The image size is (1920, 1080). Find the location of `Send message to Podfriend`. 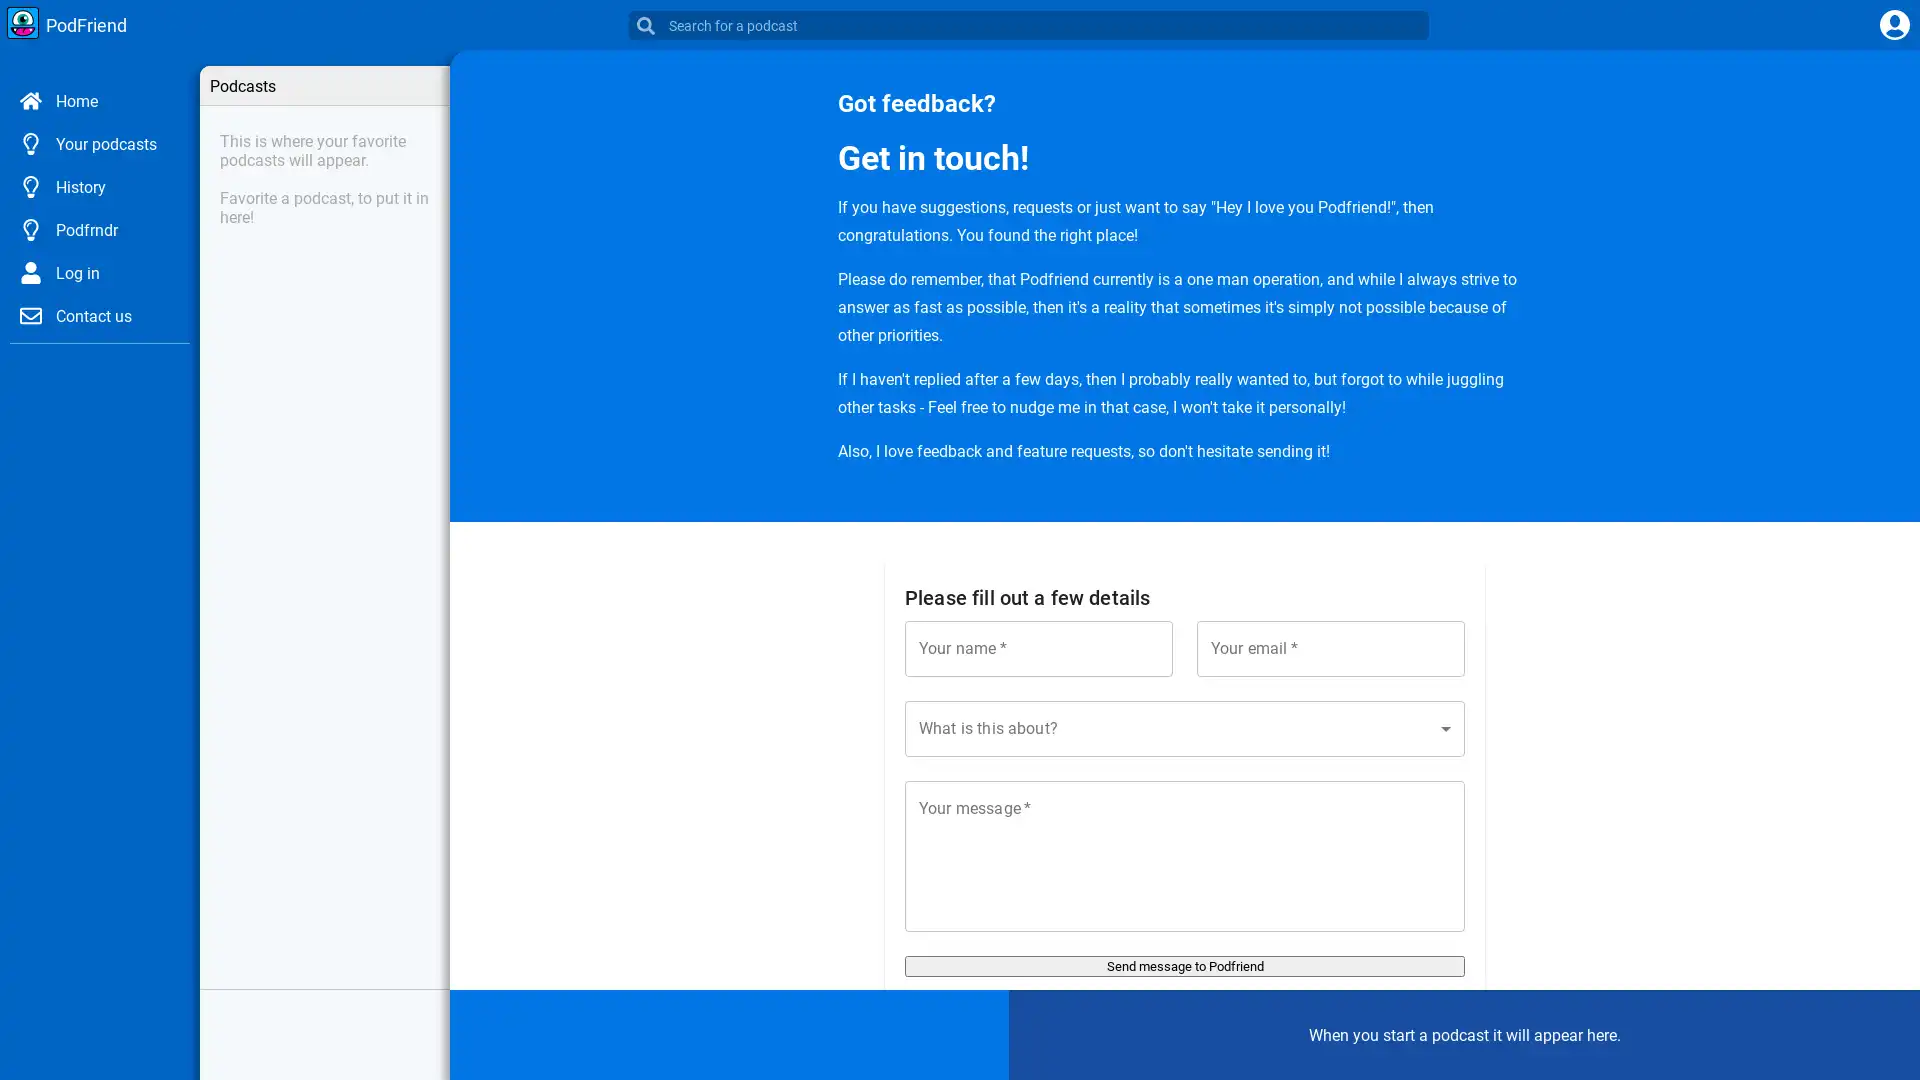

Send message to Podfriend is located at coordinates (1185, 965).